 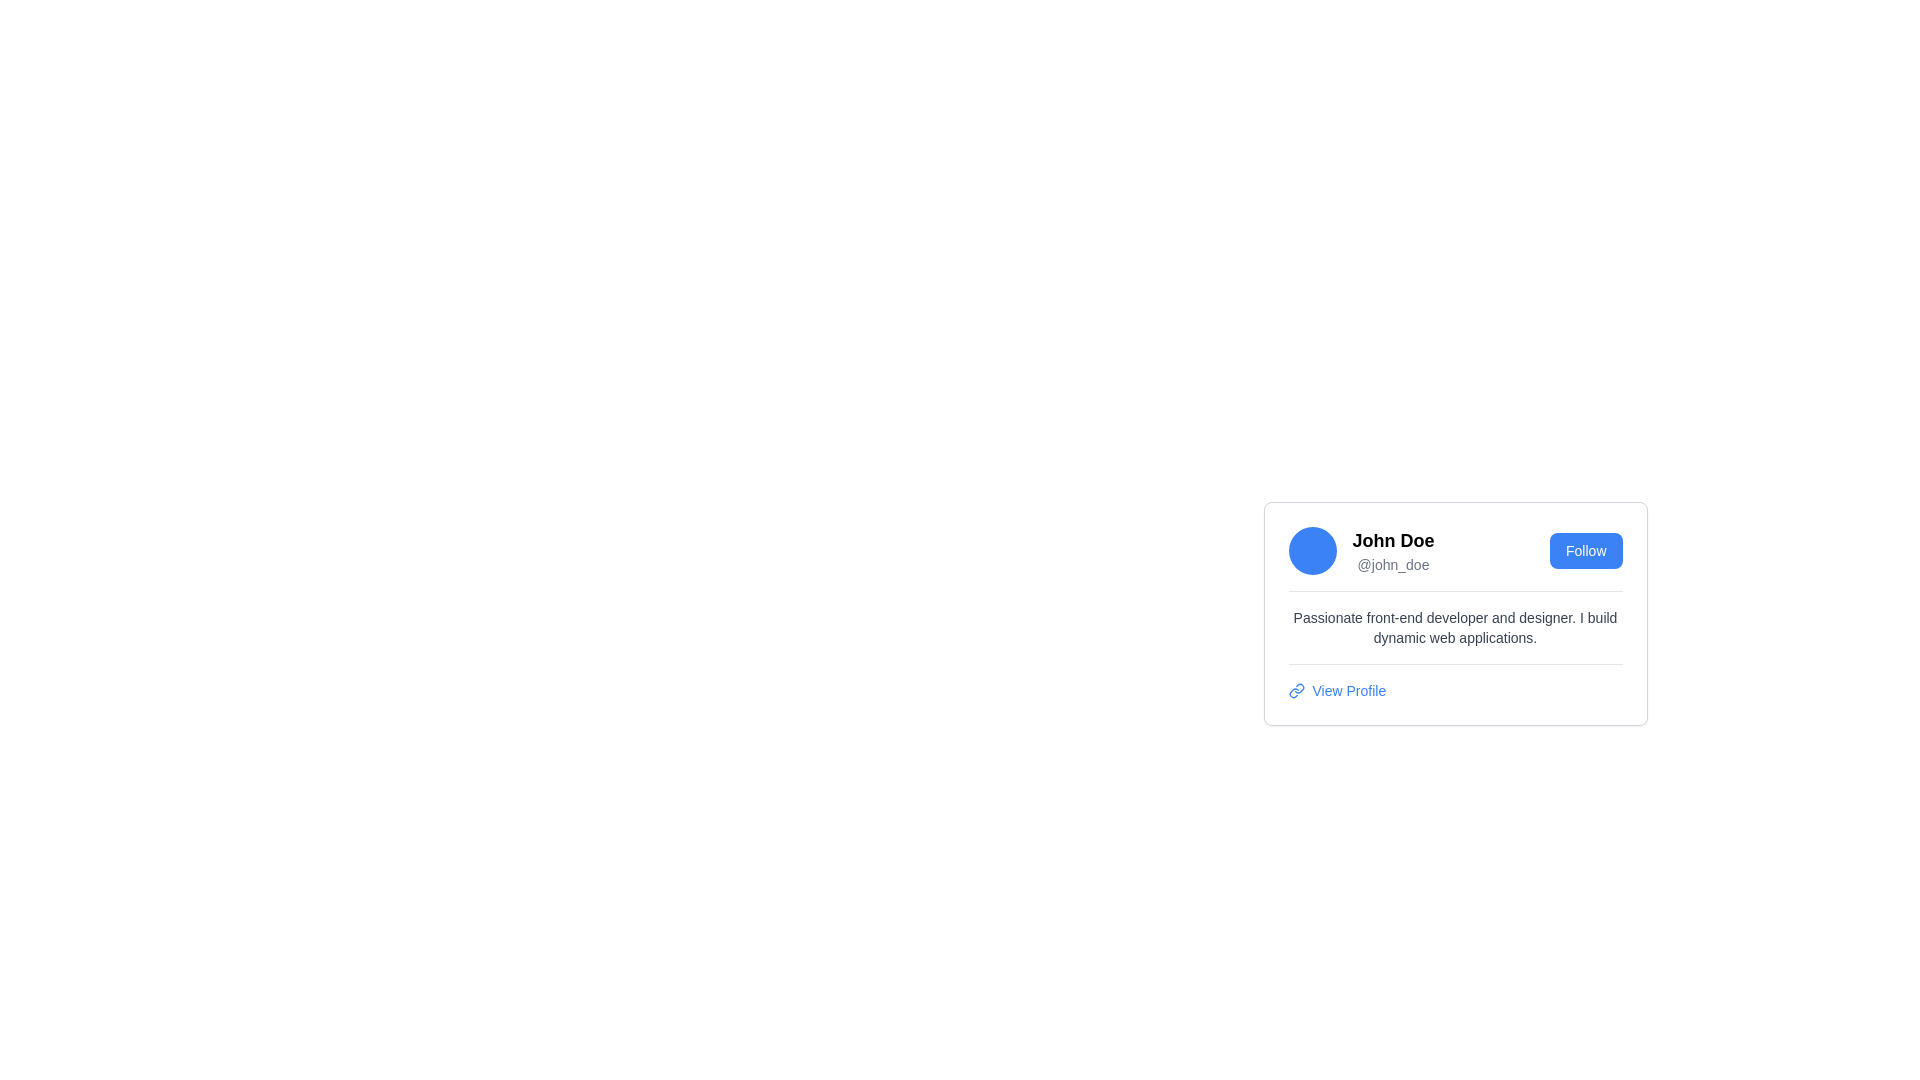 What do you see at coordinates (1392, 540) in the screenshot?
I see `displayed name text located in the top-left corner of the profile card, positioned above the username '@john_doe'` at bounding box center [1392, 540].